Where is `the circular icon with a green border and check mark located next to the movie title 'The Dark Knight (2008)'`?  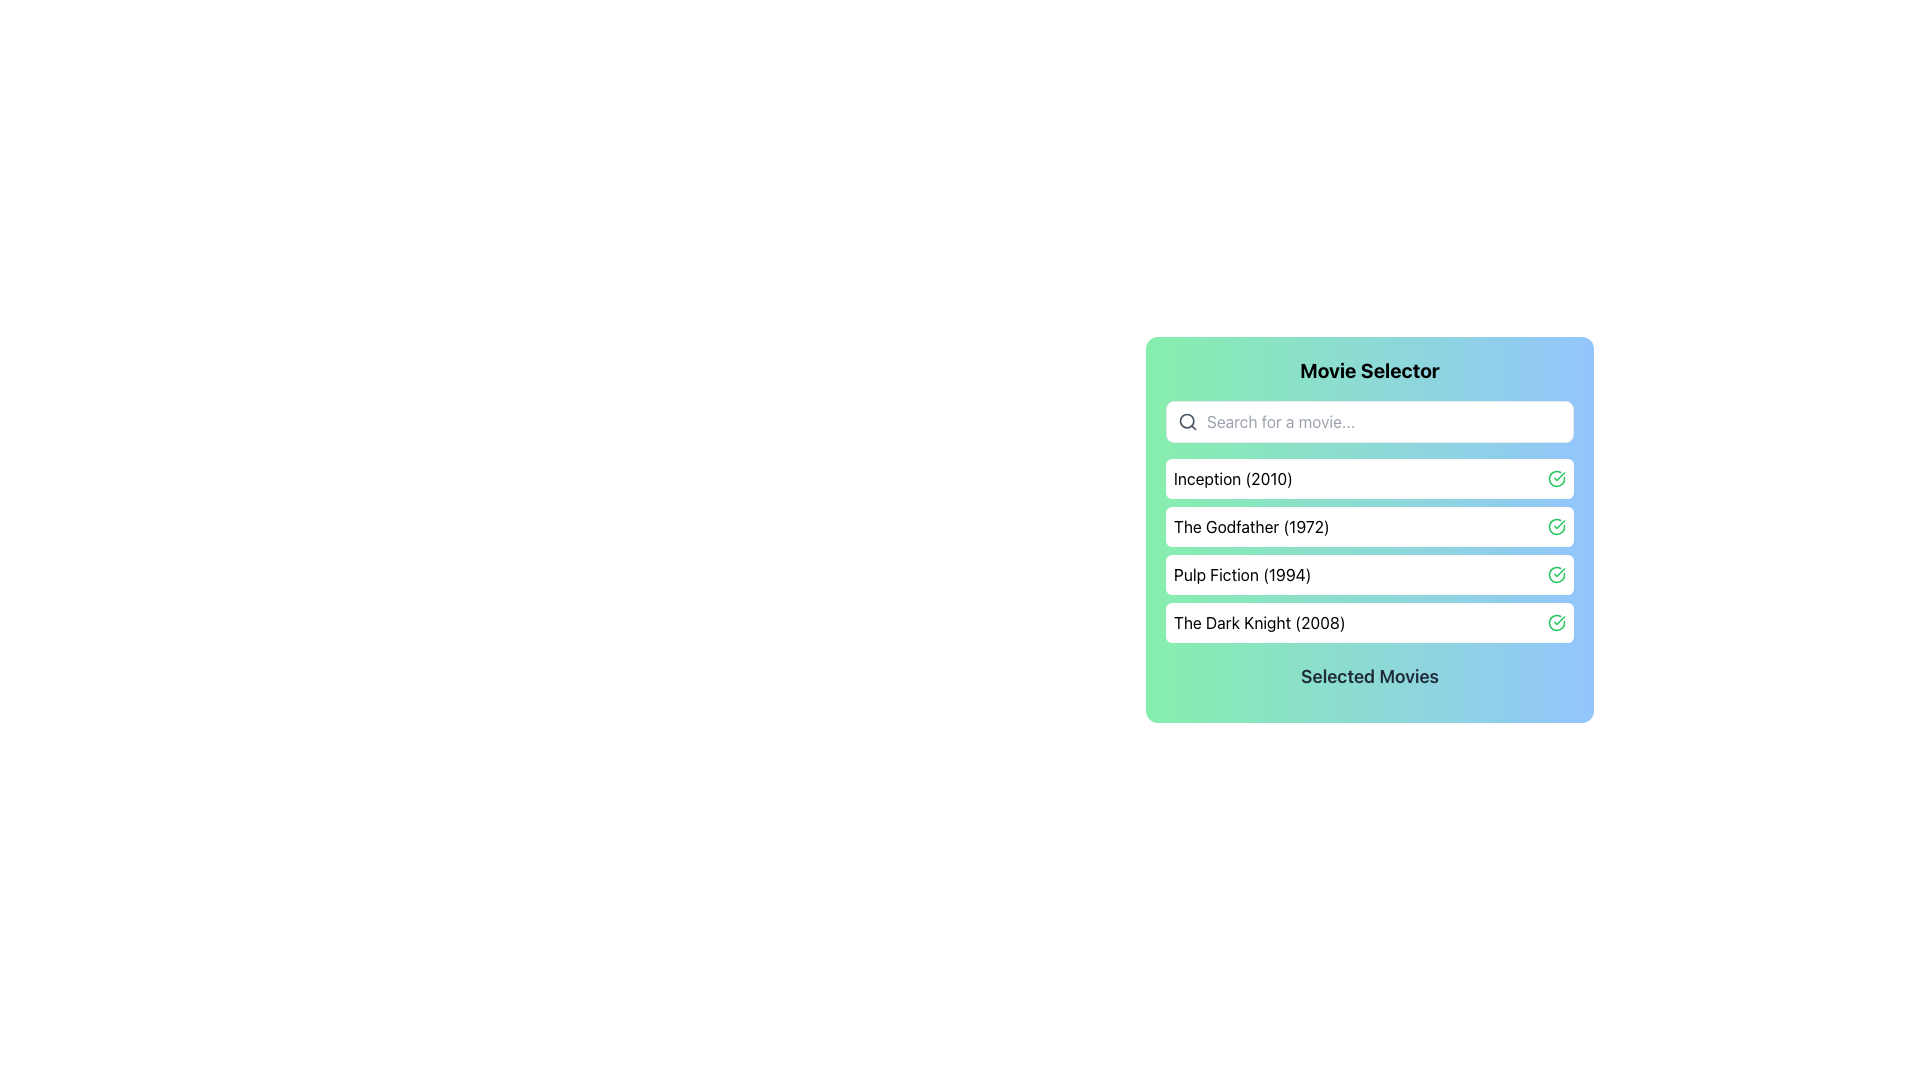 the circular icon with a green border and check mark located next to the movie title 'The Dark Knight (2008)' is located at coordinates (1555, 622).